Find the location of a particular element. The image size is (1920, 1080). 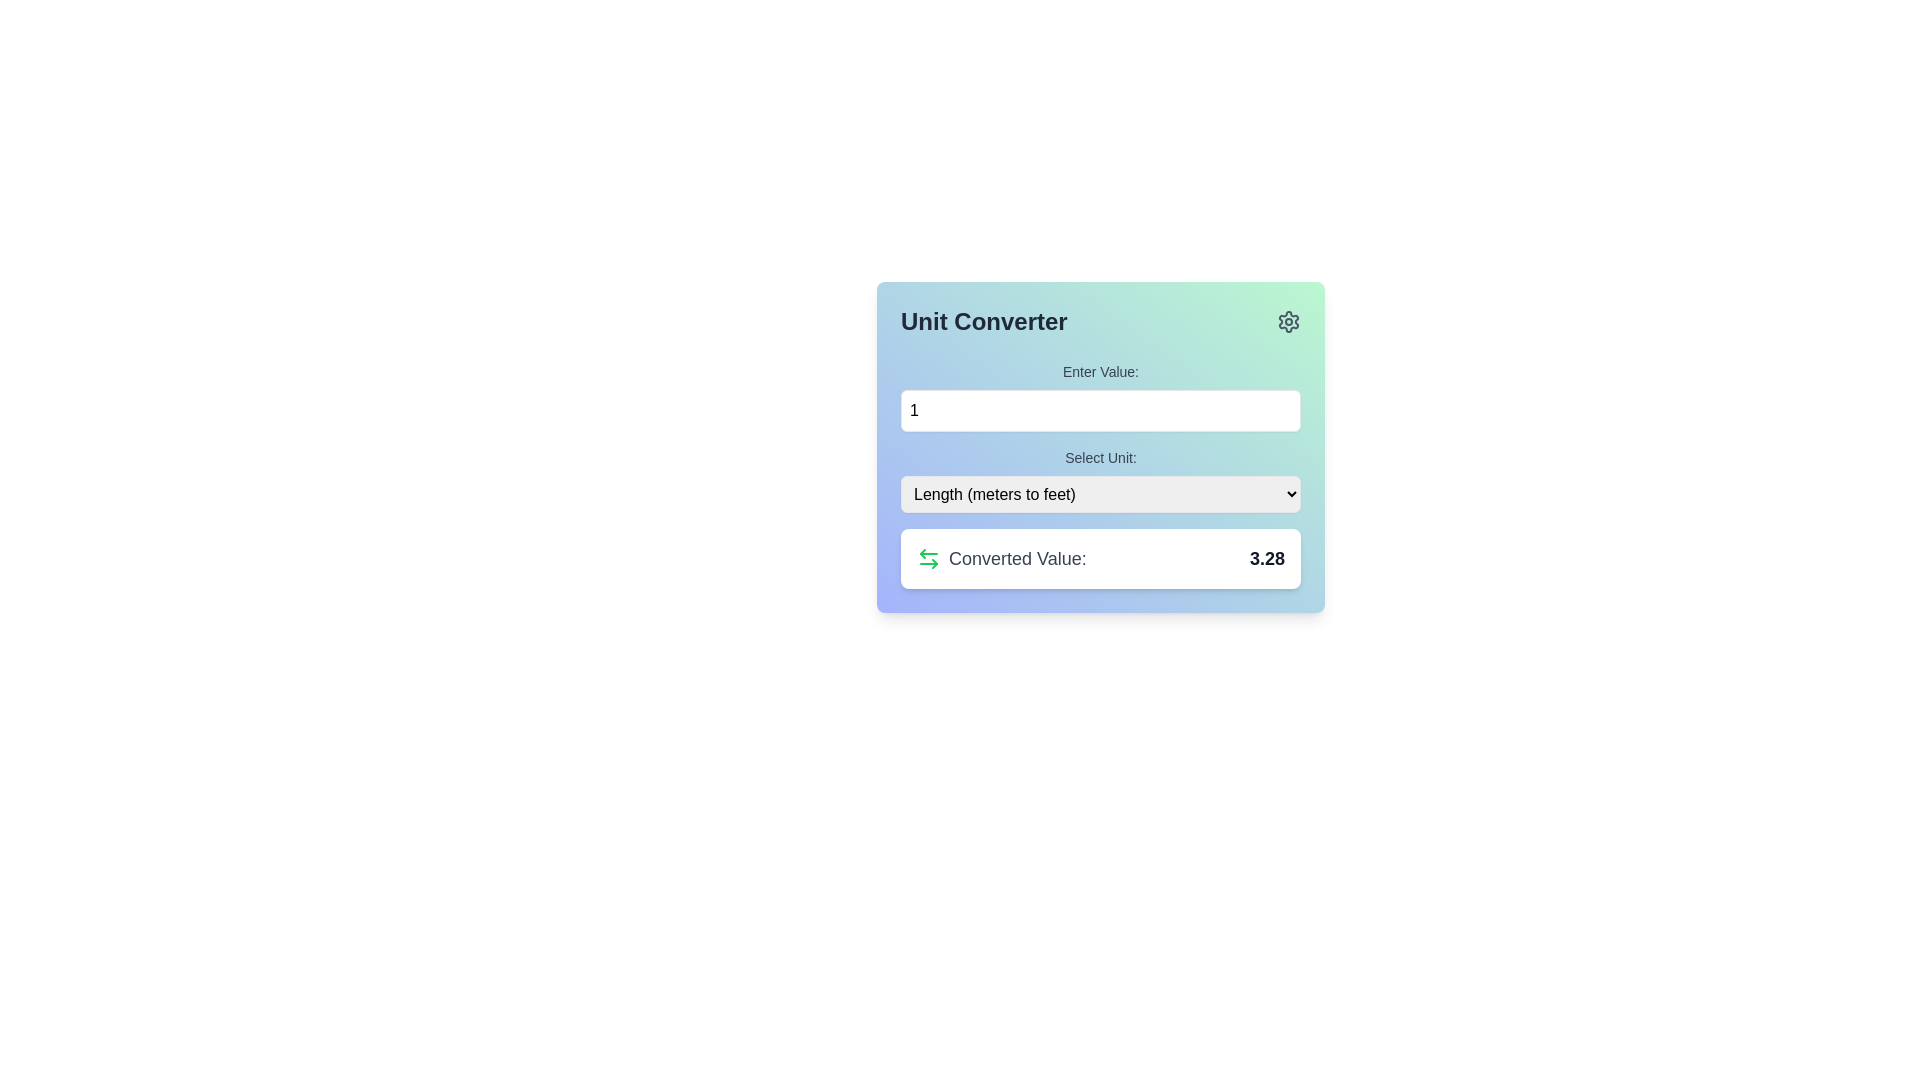

the gear/settings icon located at the top-right corner of the unit converter interface is located at coordinates (1289, 320).